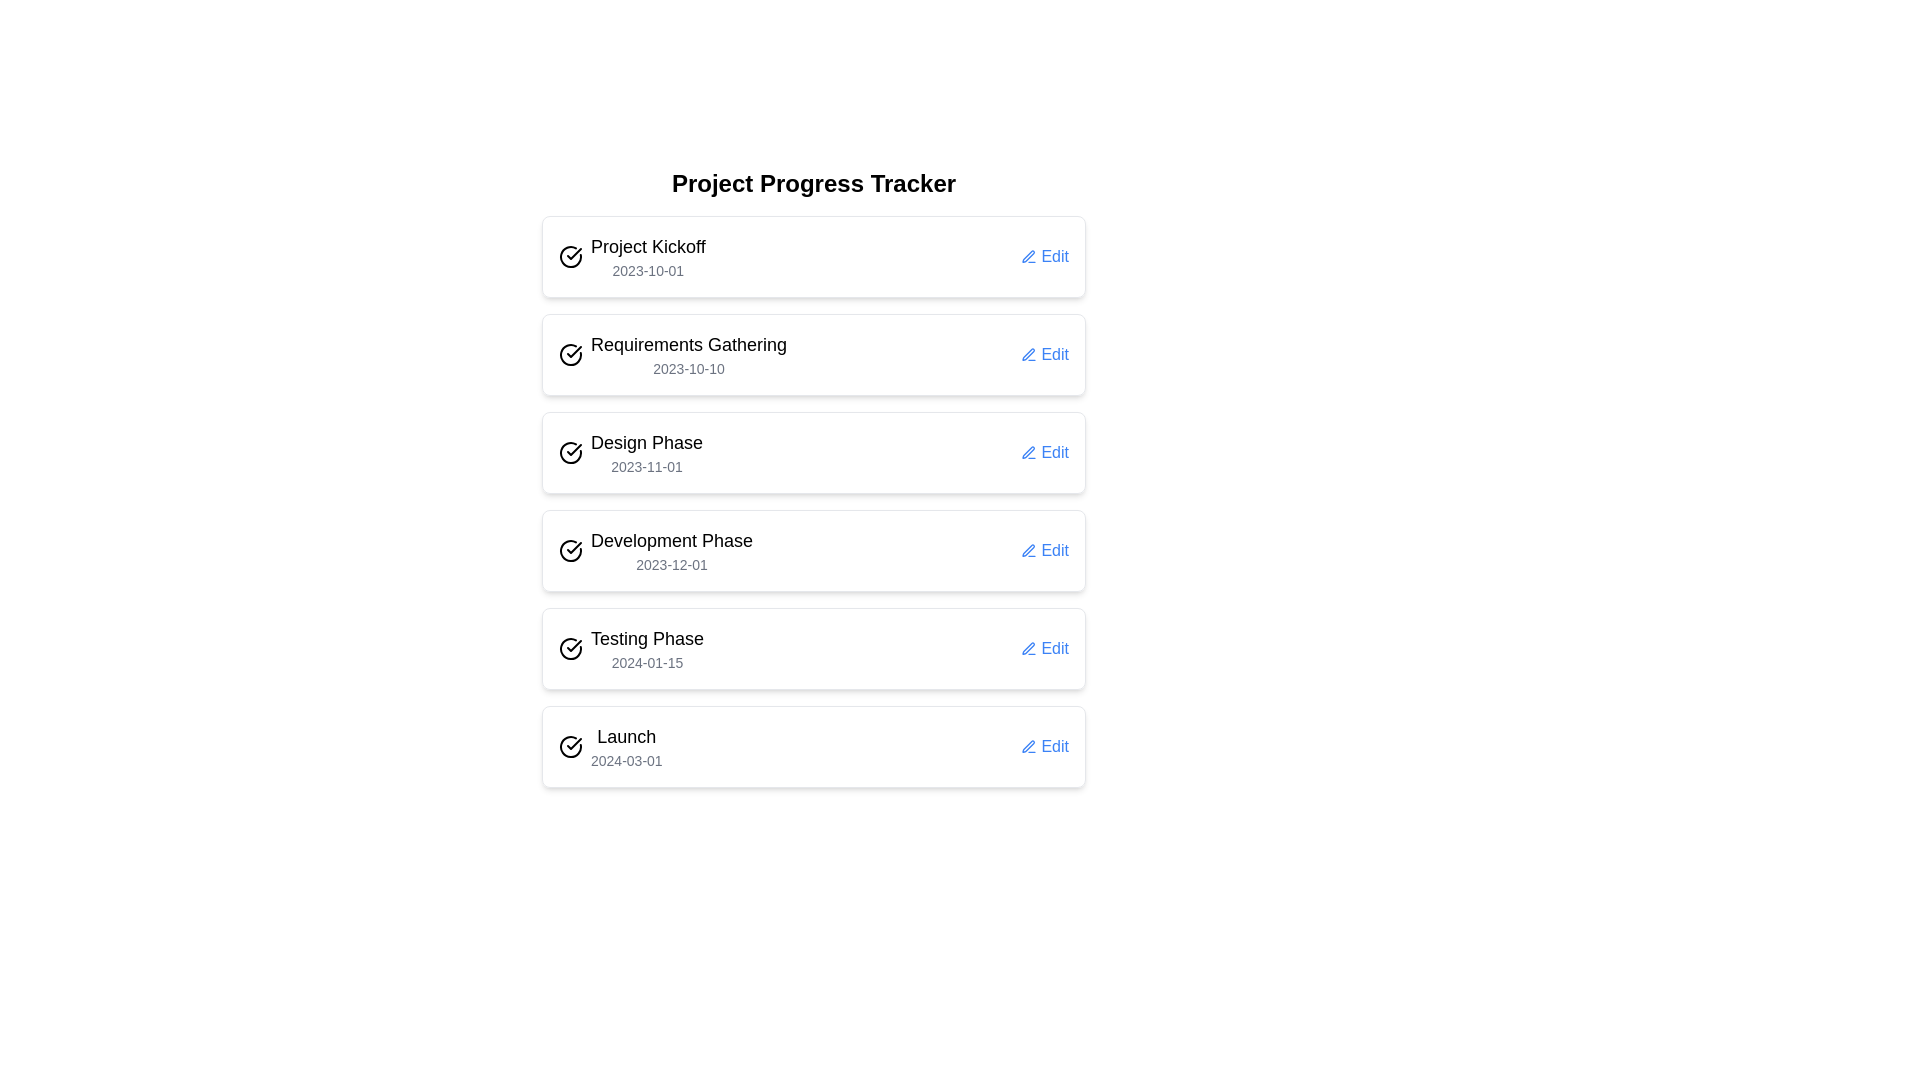 The width and height of the screenshot is (1920, 1080). What do you see at coordinates (648, 256) in the screenshot?
I see `the text block labeled 'Project Kickoff' that indicates the project phase and date '2023-10-01', located below the 'Project Progress Tracker' header` at bounding box center [648, 256].